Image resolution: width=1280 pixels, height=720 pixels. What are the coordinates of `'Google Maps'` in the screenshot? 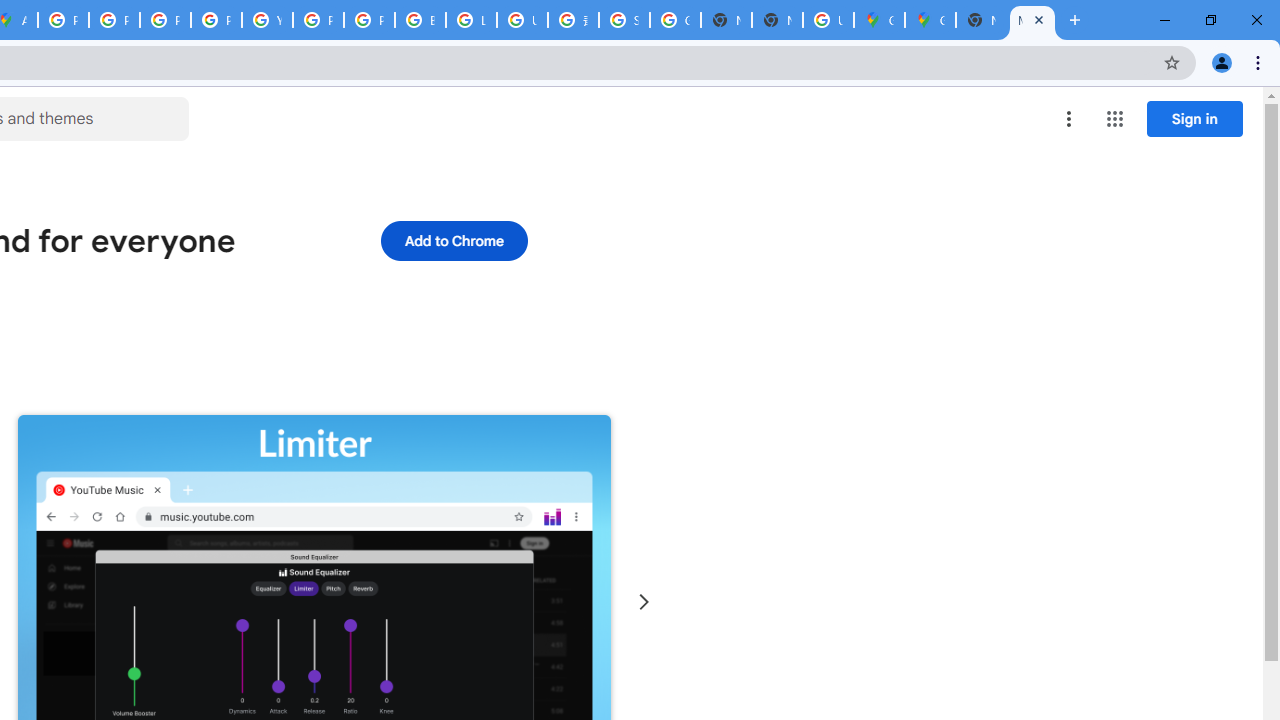 It's located at (879, 20).